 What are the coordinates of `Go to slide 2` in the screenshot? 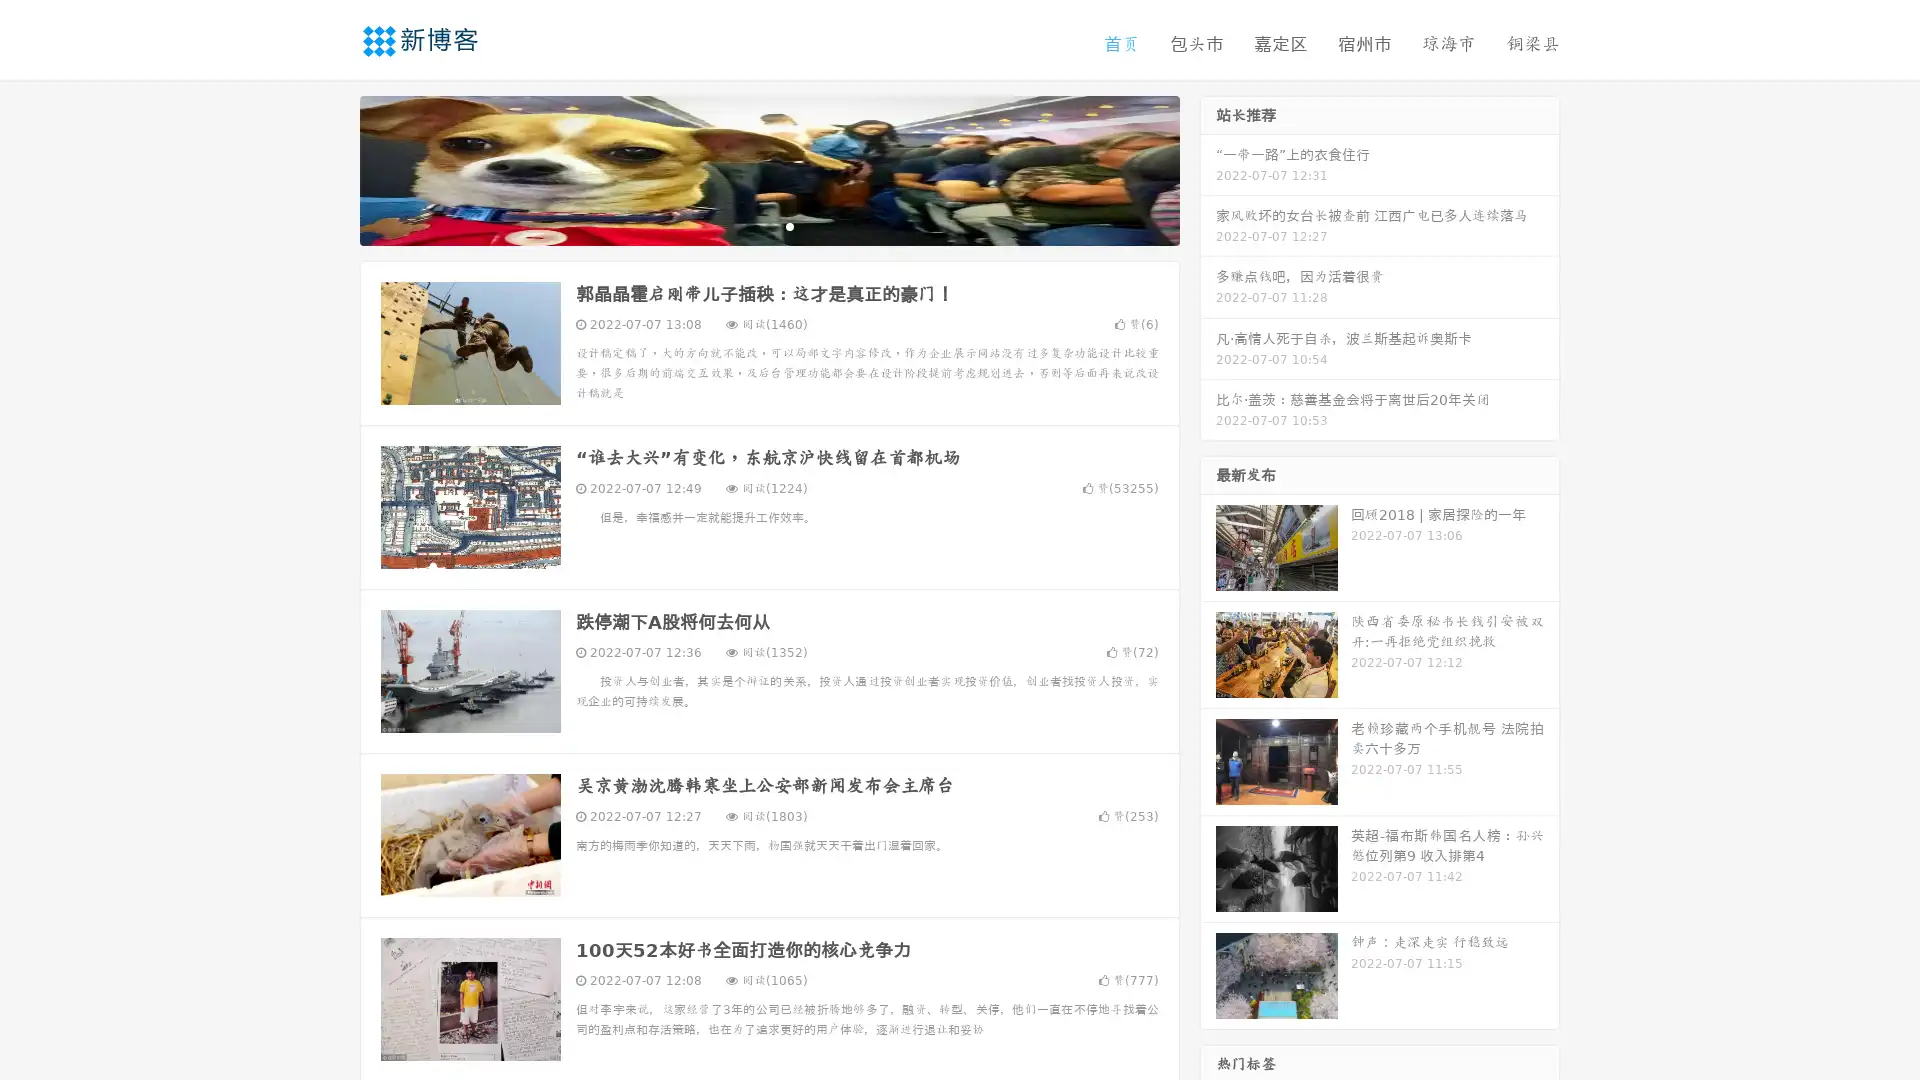 It's located at (768, 225).